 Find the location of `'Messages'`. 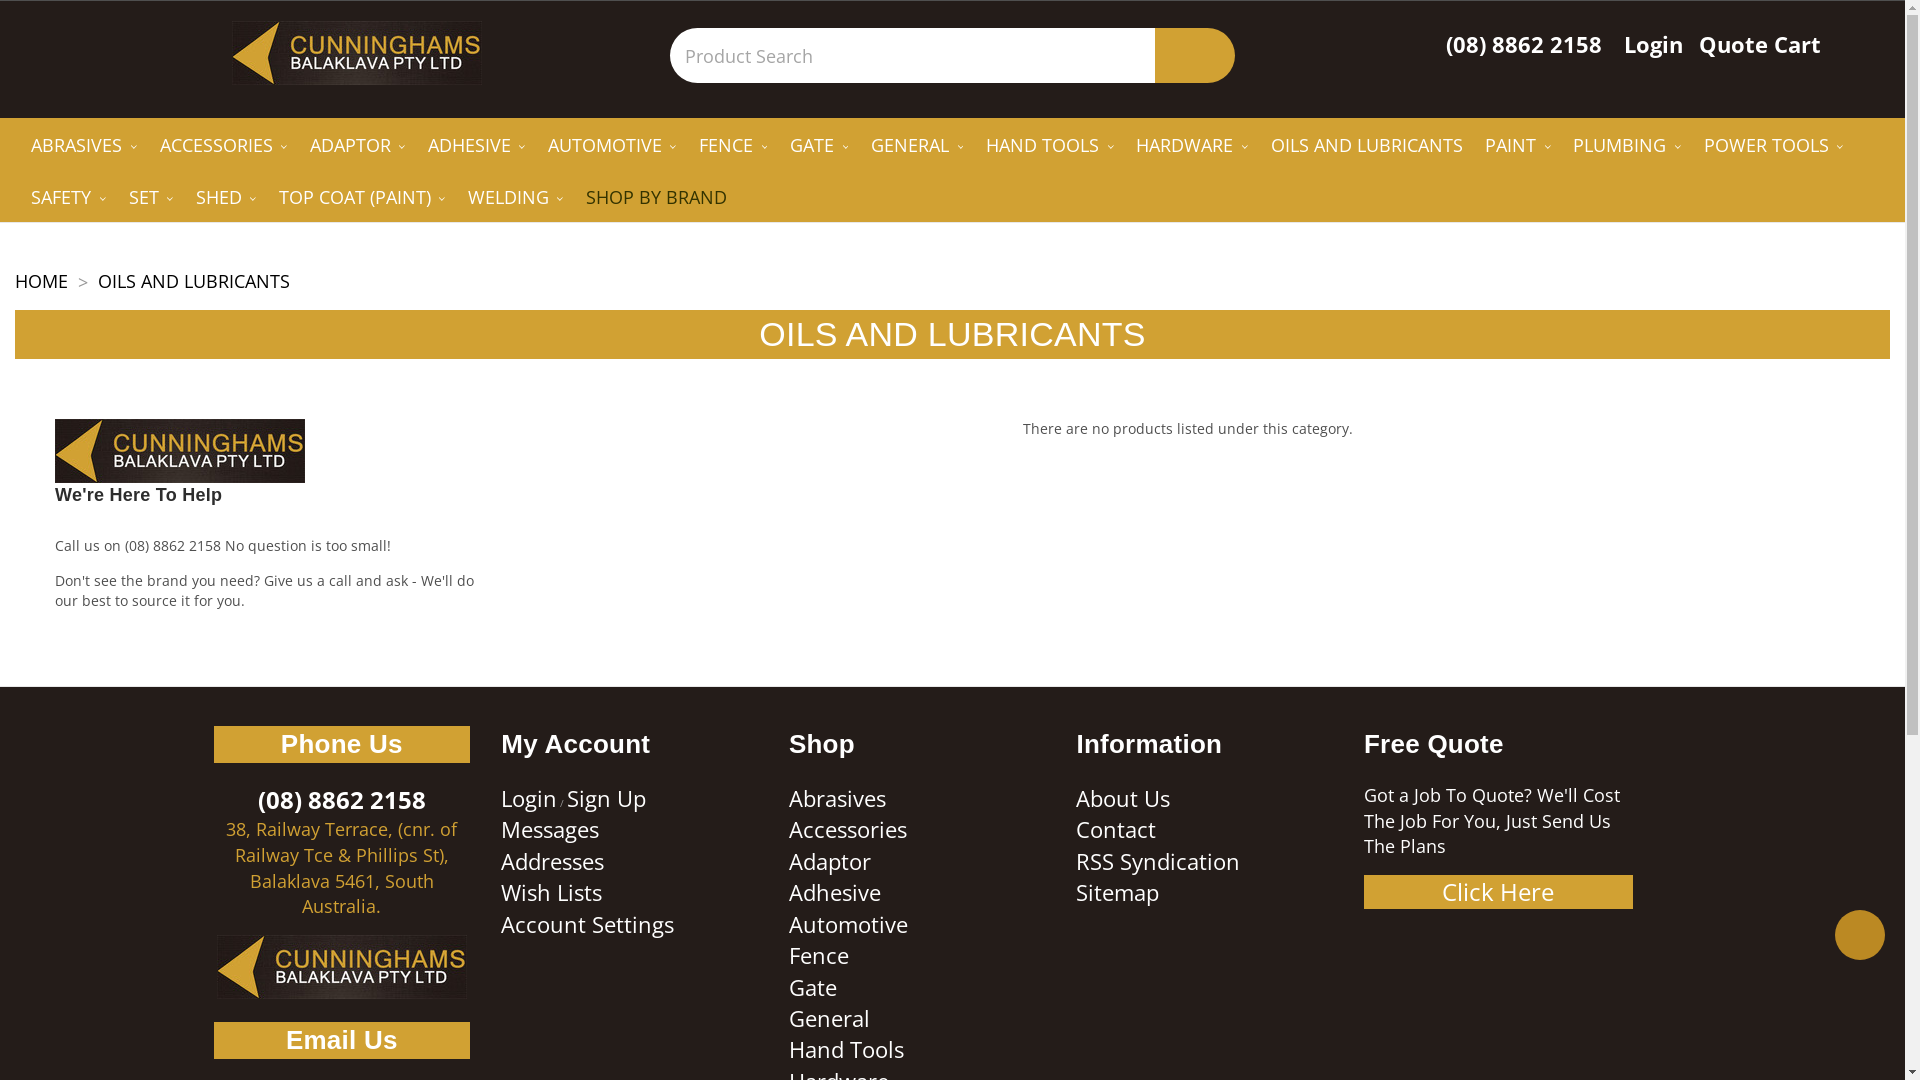

'Messages' is located at coordinates (500, 829).